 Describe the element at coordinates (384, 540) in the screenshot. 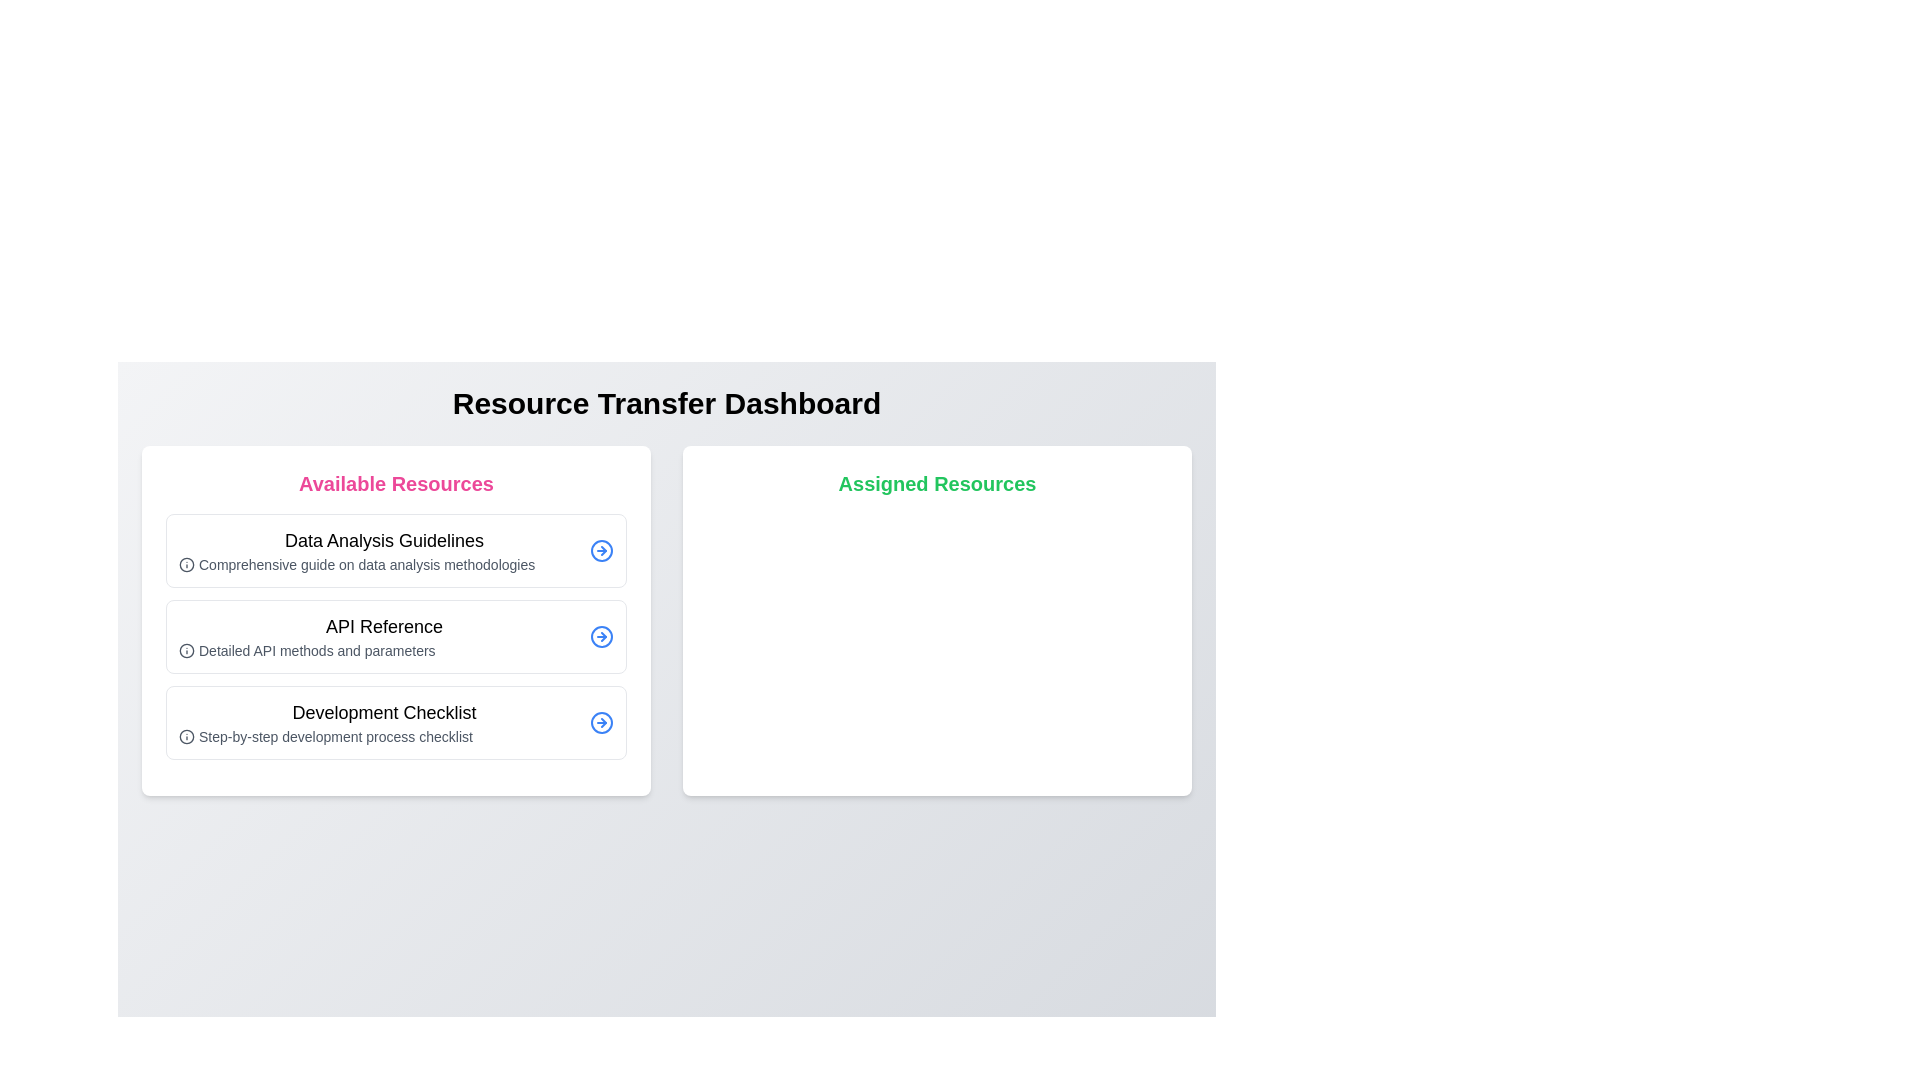

I see `the prominently displayed text 'Data Analysis Guidelines' which is styled with a medium font weight and larger size, located in the top row under 'Available Resources' in the 'Resource Transfer Dashboard'` at that location.